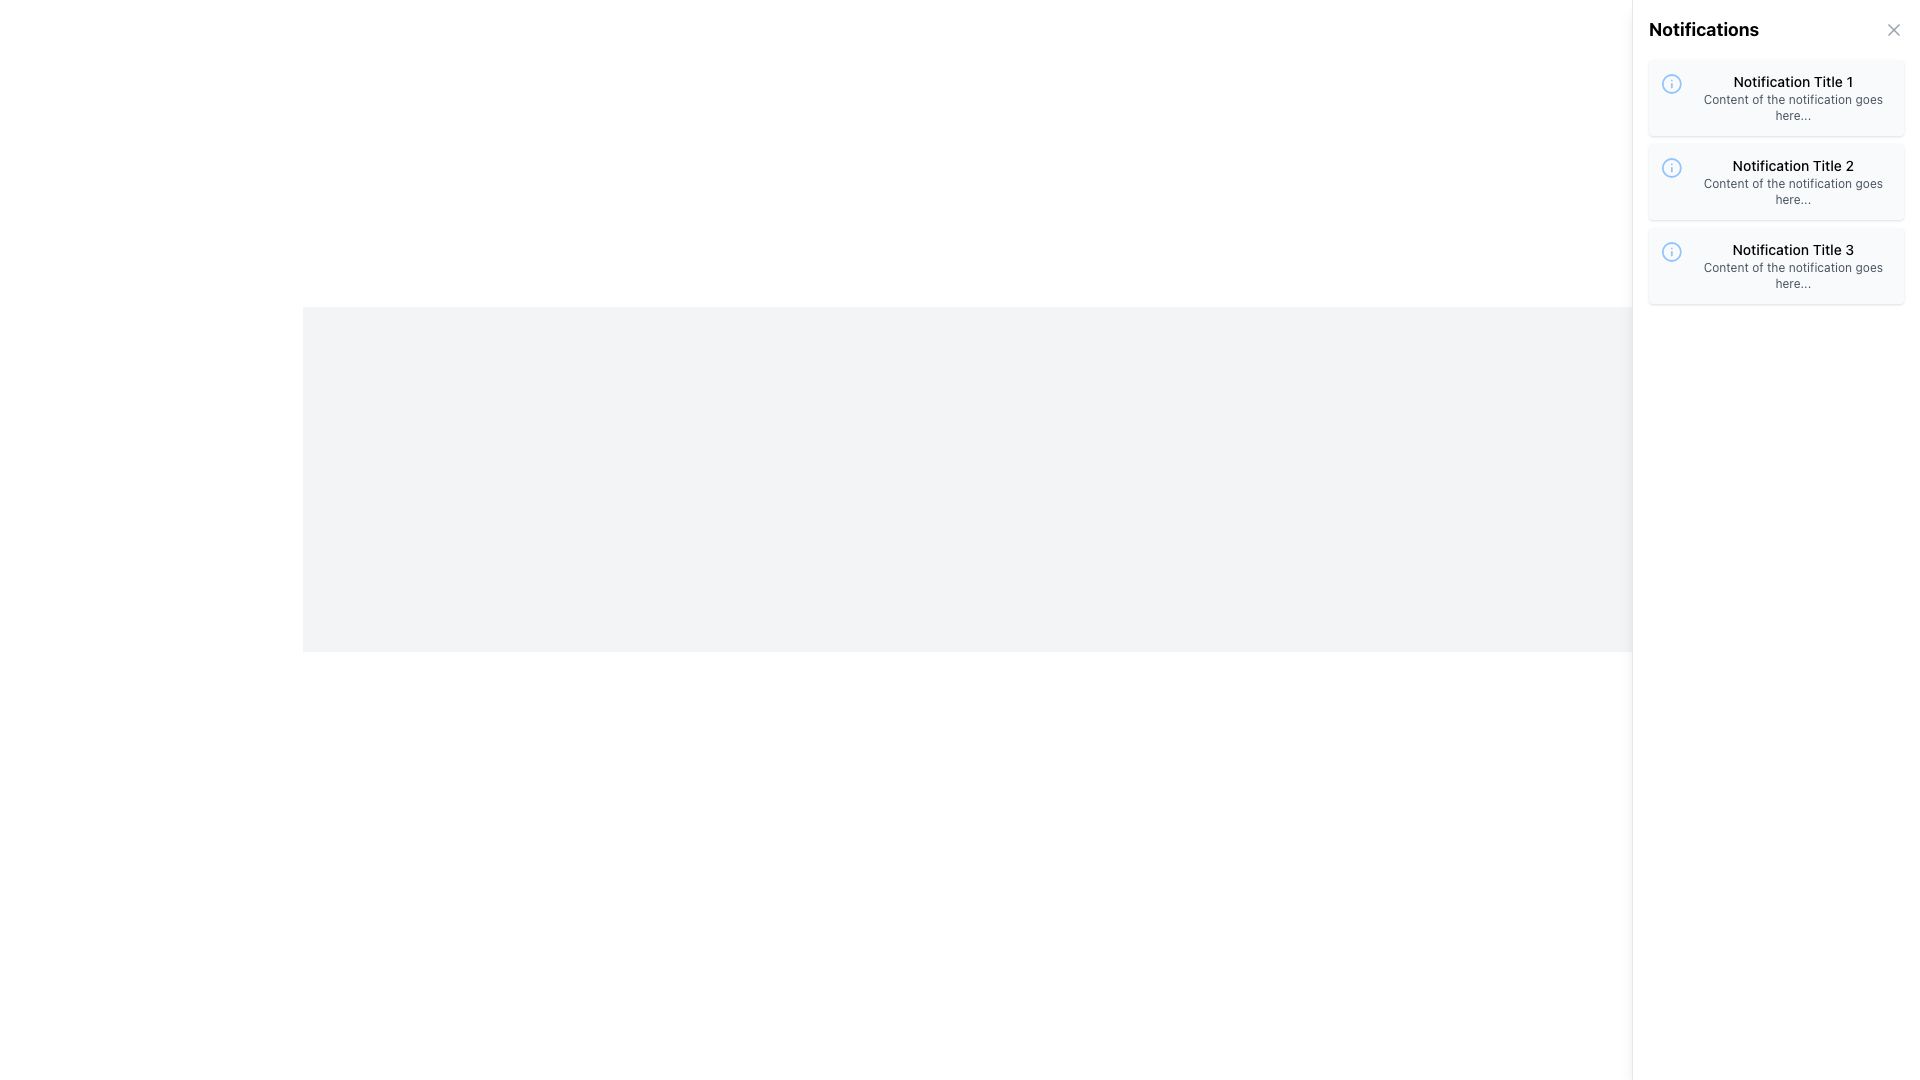 The width and height of the screenshot is (1920, 1080). What do you see at coordinates (1671, 167) in the screenshot?
I see `the information icon styled in blue with a circular outline, located within the notification entry titled 'Notification Title 2'` at bounding box center [1671, 167].